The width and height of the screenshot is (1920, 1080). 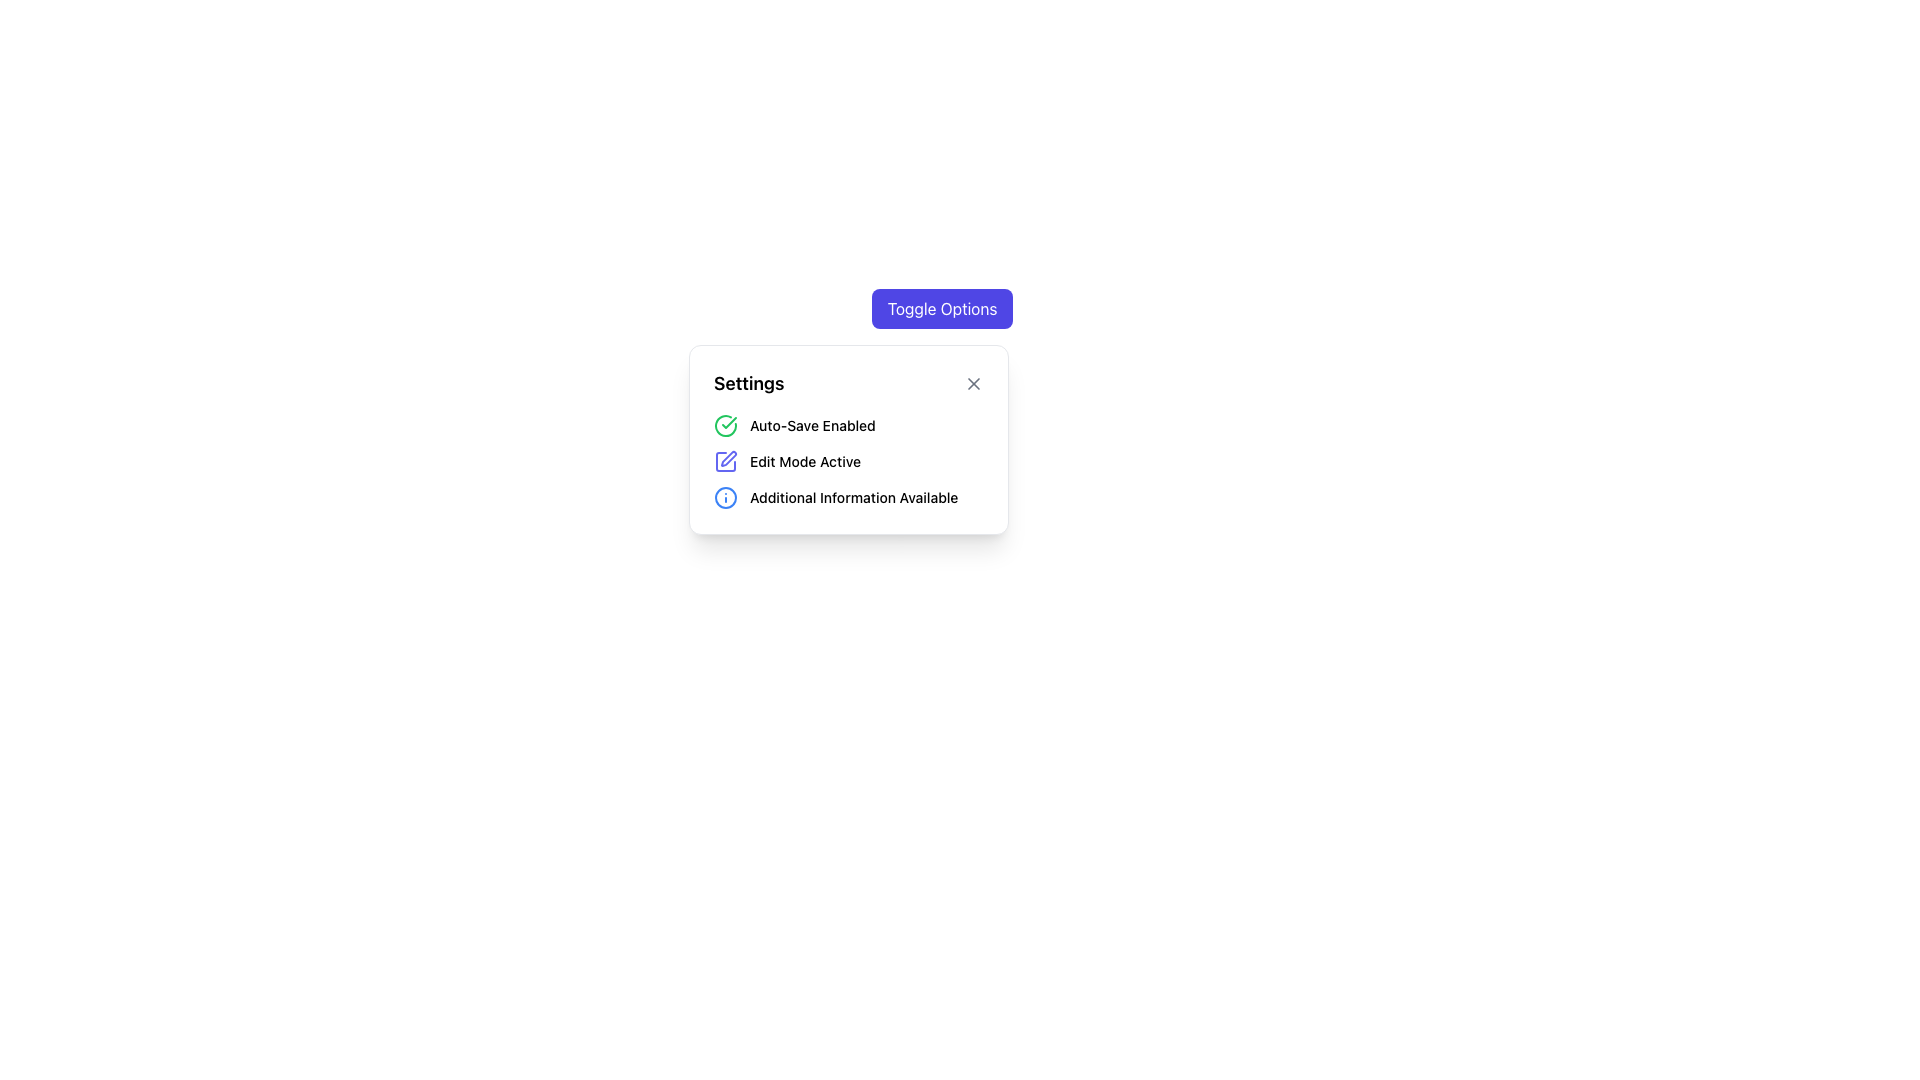 I want to click on the Status indicator labeled 'Auto-Save Enabled' with a green checkmark icon in the 'Settings' popup, which is the first row of three similar rows, so click(x=849, y=424).